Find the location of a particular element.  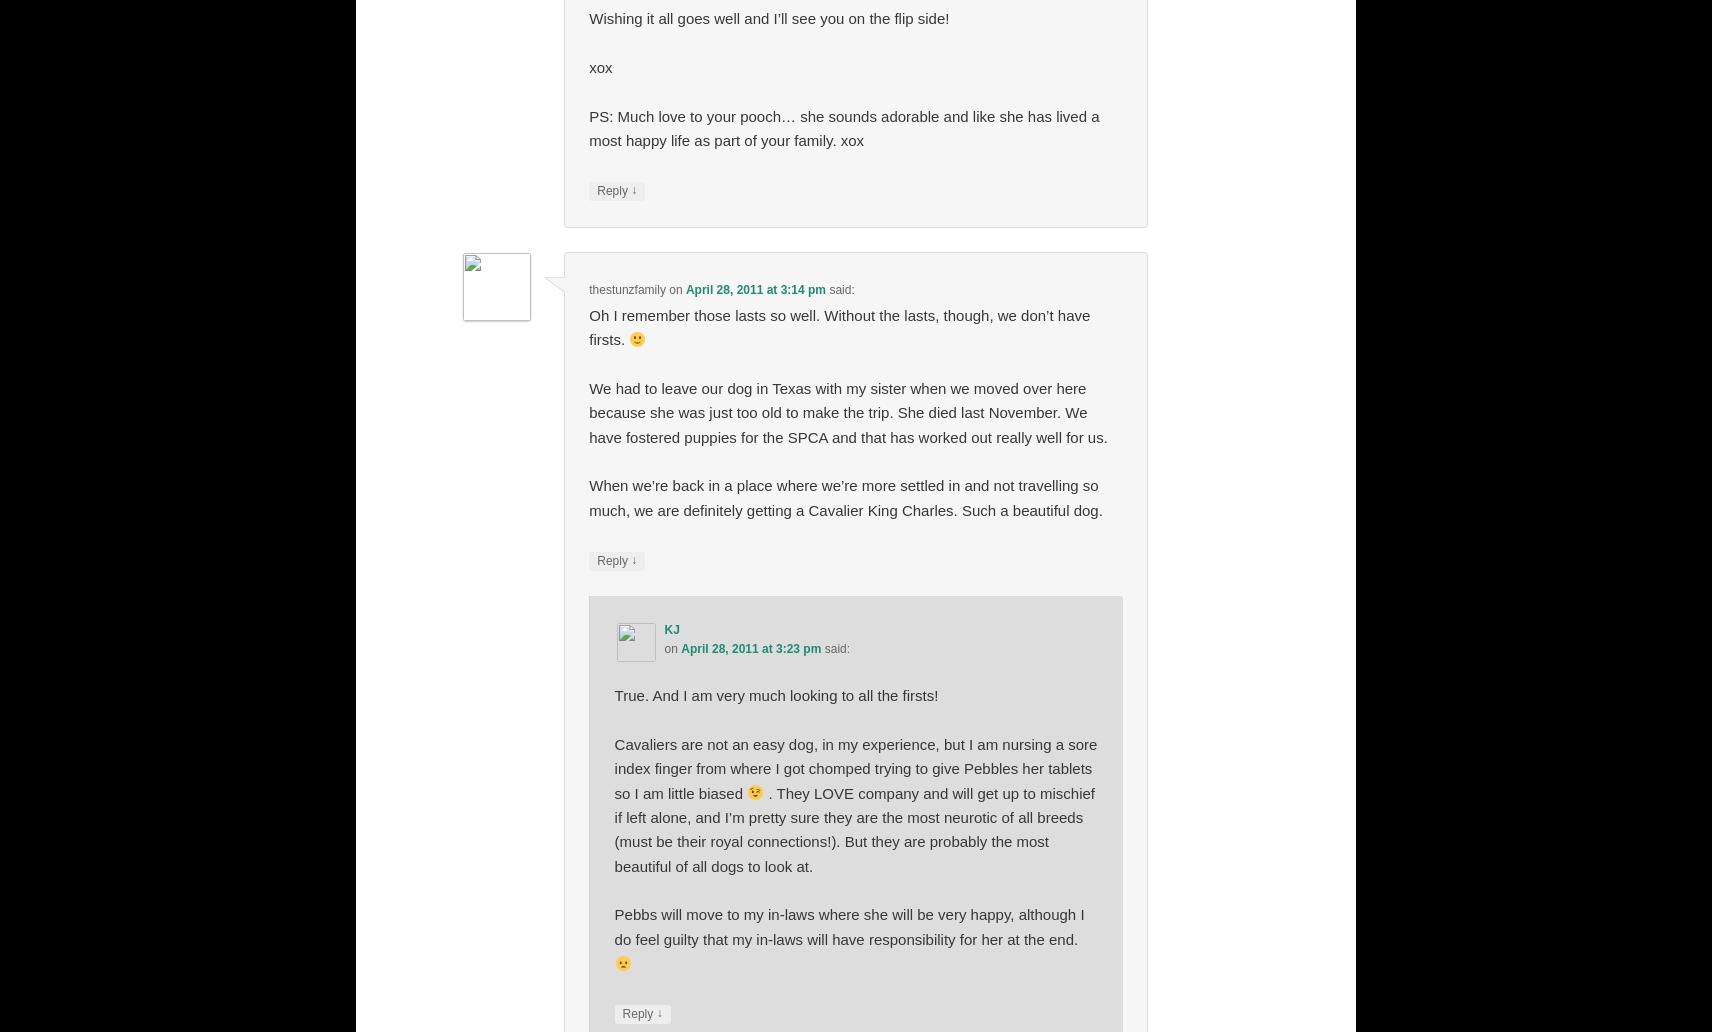

'PS: Much love to your pooch… she sounds adorable and like she has lived a most happy life as part of your family. xox' is located at coordinates (587, 127).